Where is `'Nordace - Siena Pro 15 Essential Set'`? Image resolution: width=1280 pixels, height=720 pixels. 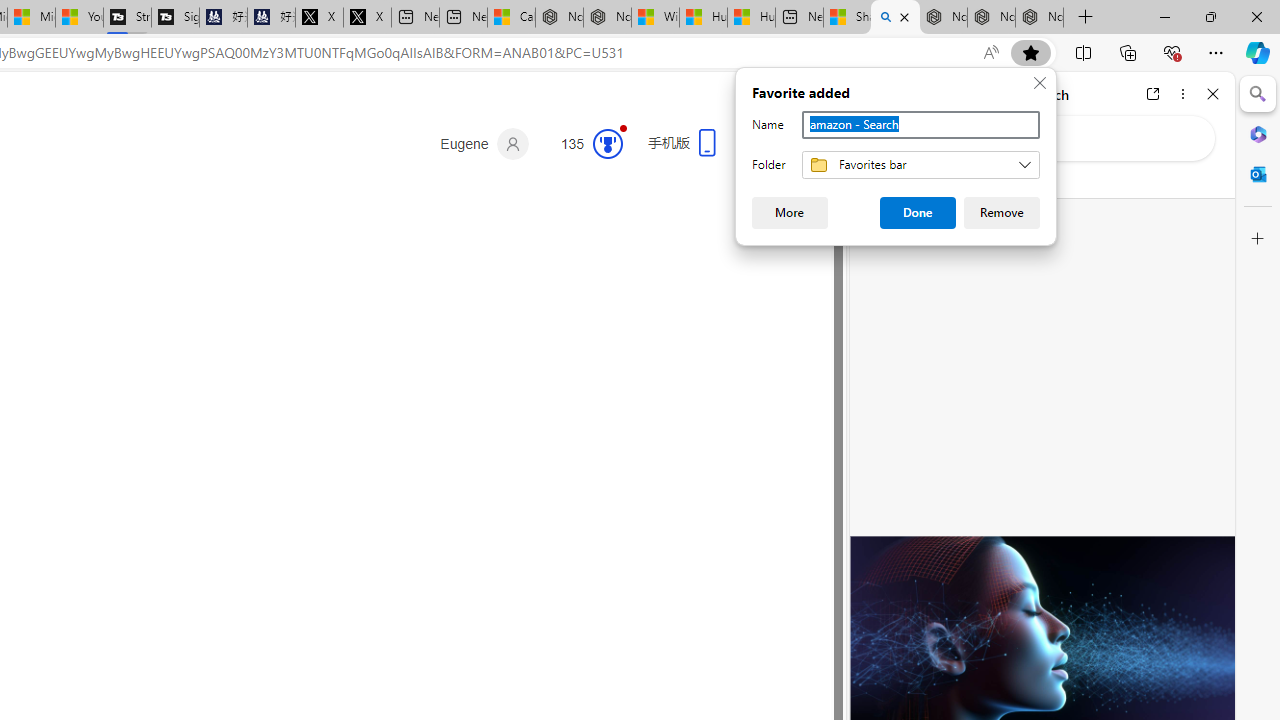 'Nordace - Siena Pro 15 Essential Set' is located at coordinates (1040, 17).